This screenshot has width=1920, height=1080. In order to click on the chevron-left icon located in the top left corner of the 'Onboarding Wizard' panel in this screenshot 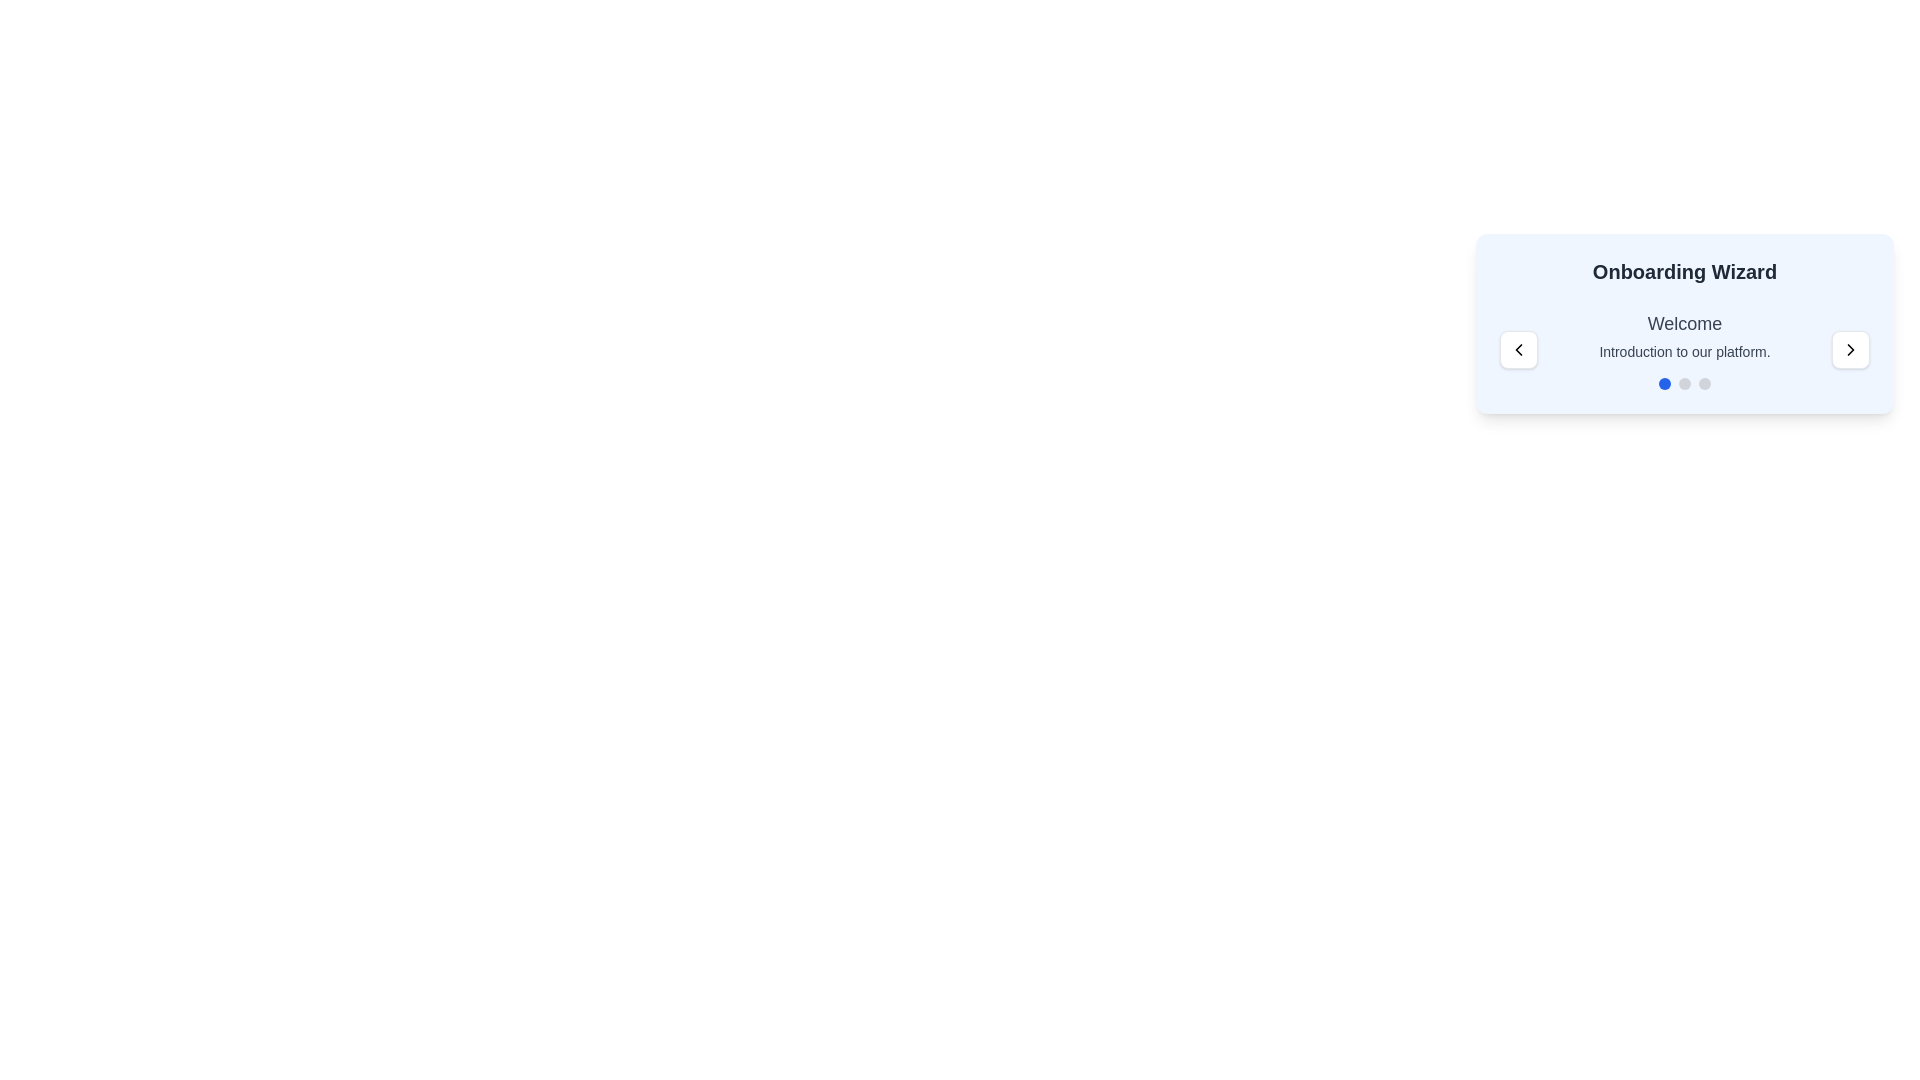, I will do `click(1518, 349)`.